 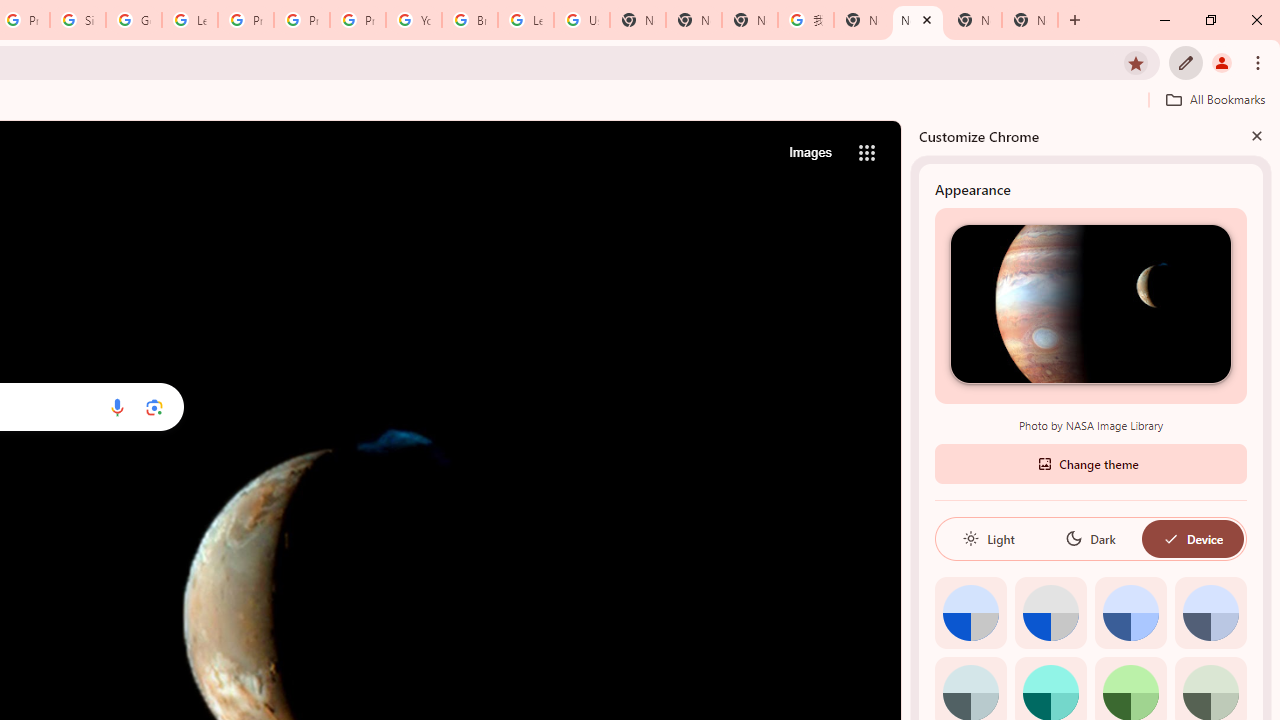 I want to click on 'Dark', so click(x=1089, y=537).